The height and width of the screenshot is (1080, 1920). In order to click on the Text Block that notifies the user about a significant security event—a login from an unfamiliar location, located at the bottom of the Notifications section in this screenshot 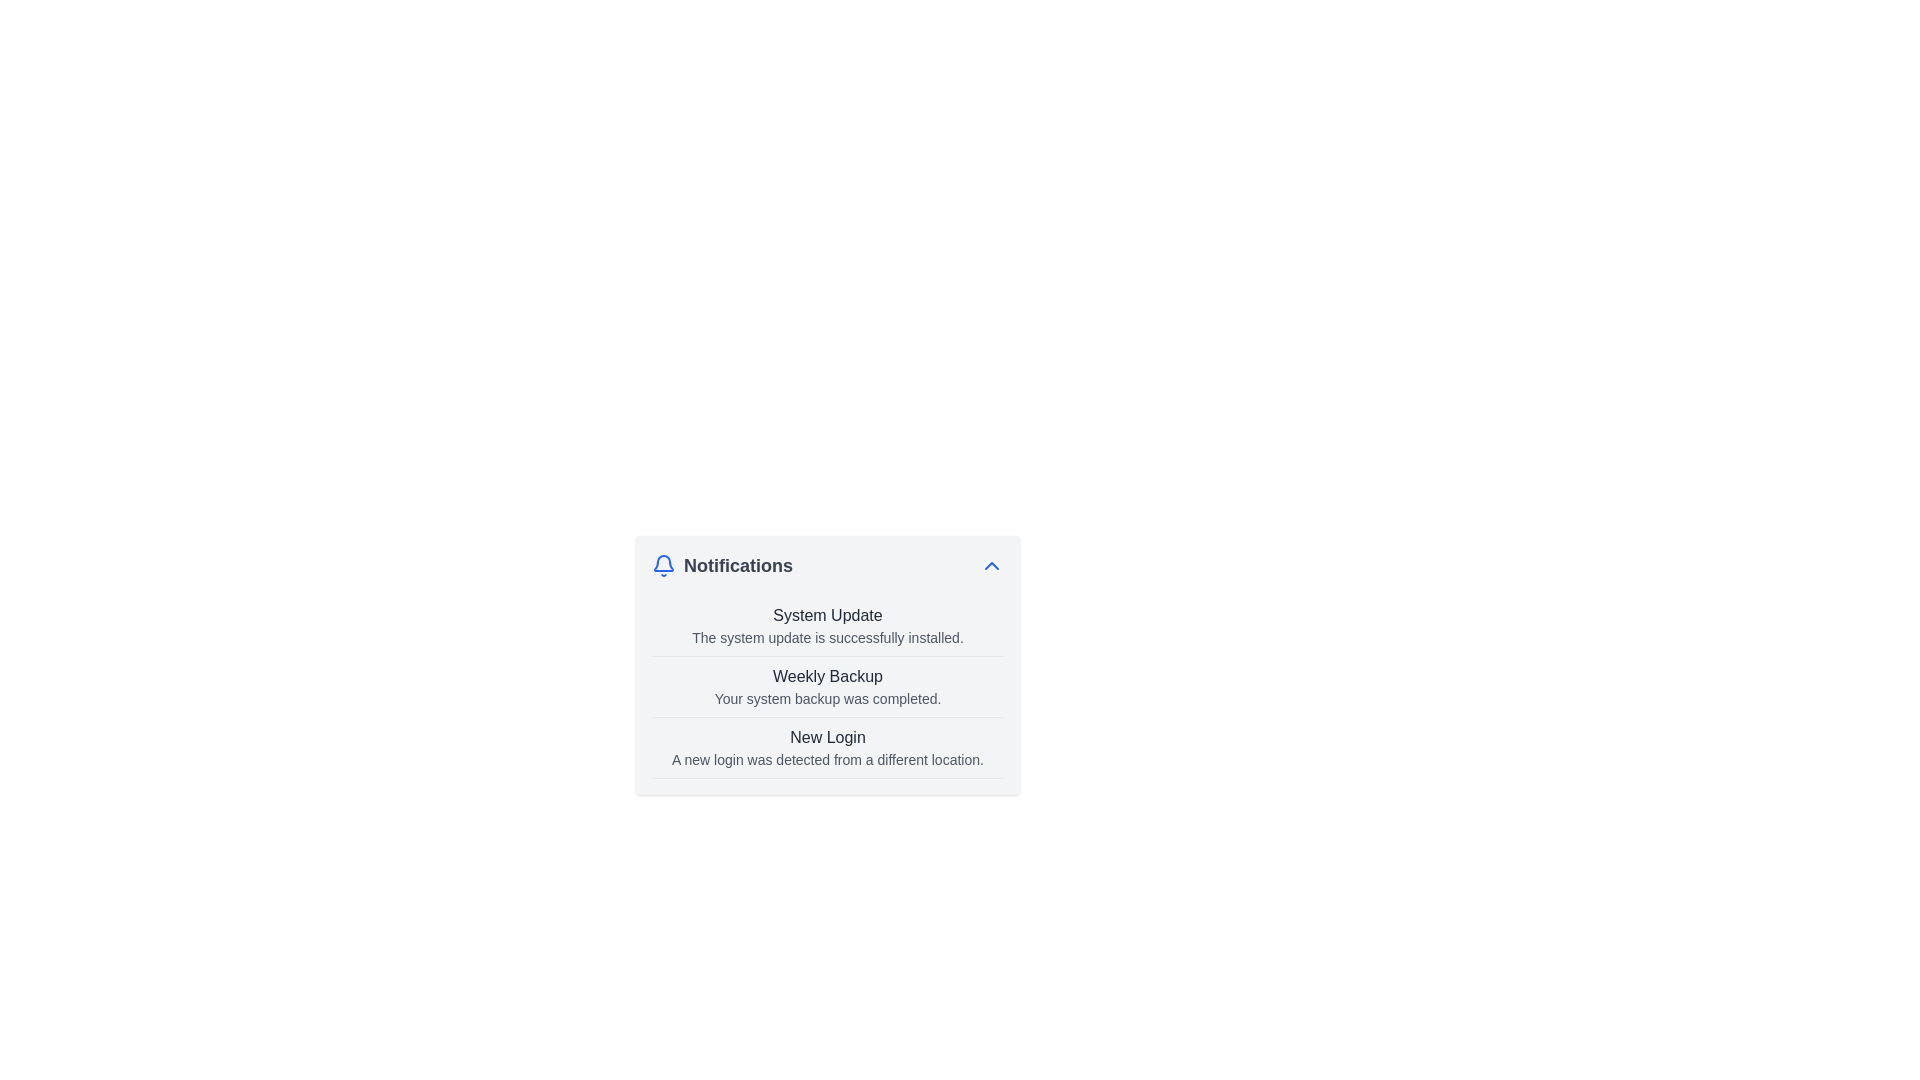, I will do `click(828, 748)`.